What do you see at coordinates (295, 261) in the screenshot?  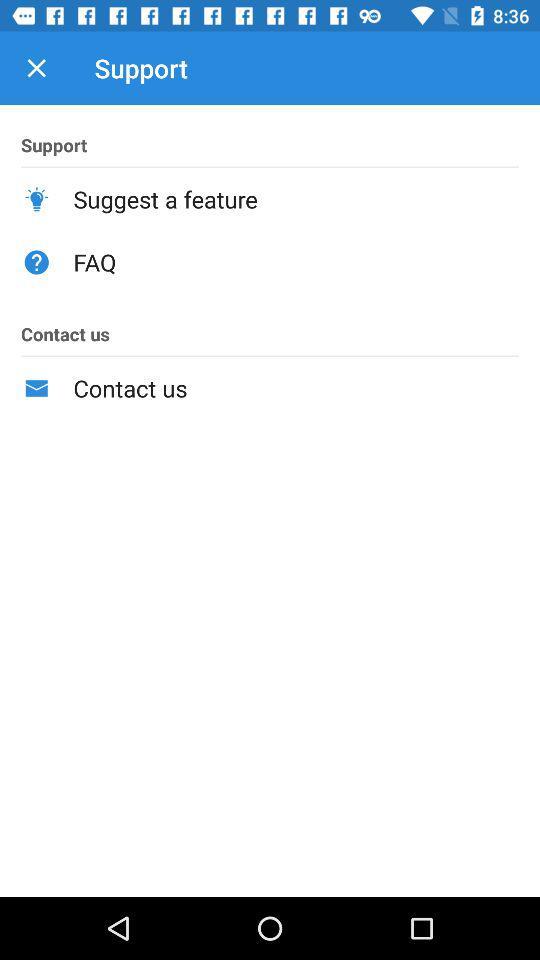 I see `faq icon` at bounding box center [295, 261].